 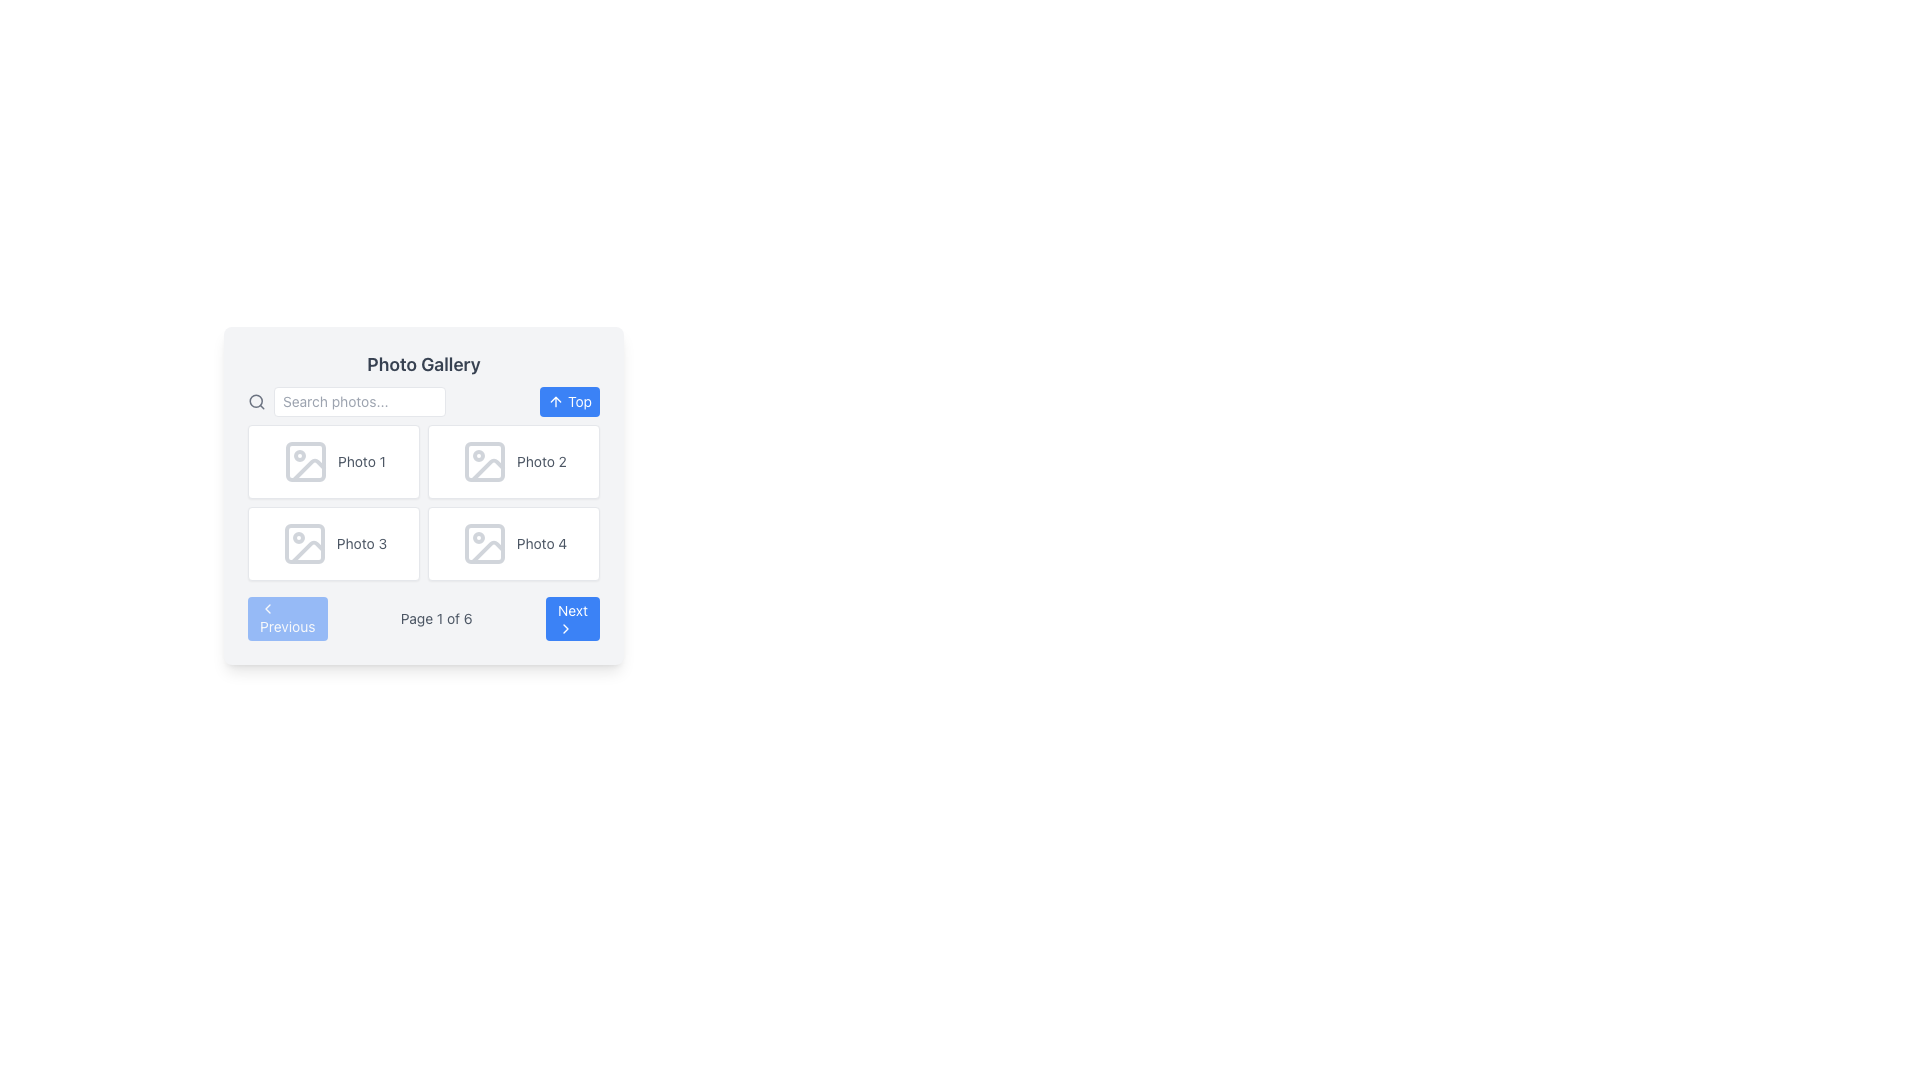 I want to click on the fourth card in the photo gallery interface, which serves as a preview for a photo, so click(x=513, y=543).